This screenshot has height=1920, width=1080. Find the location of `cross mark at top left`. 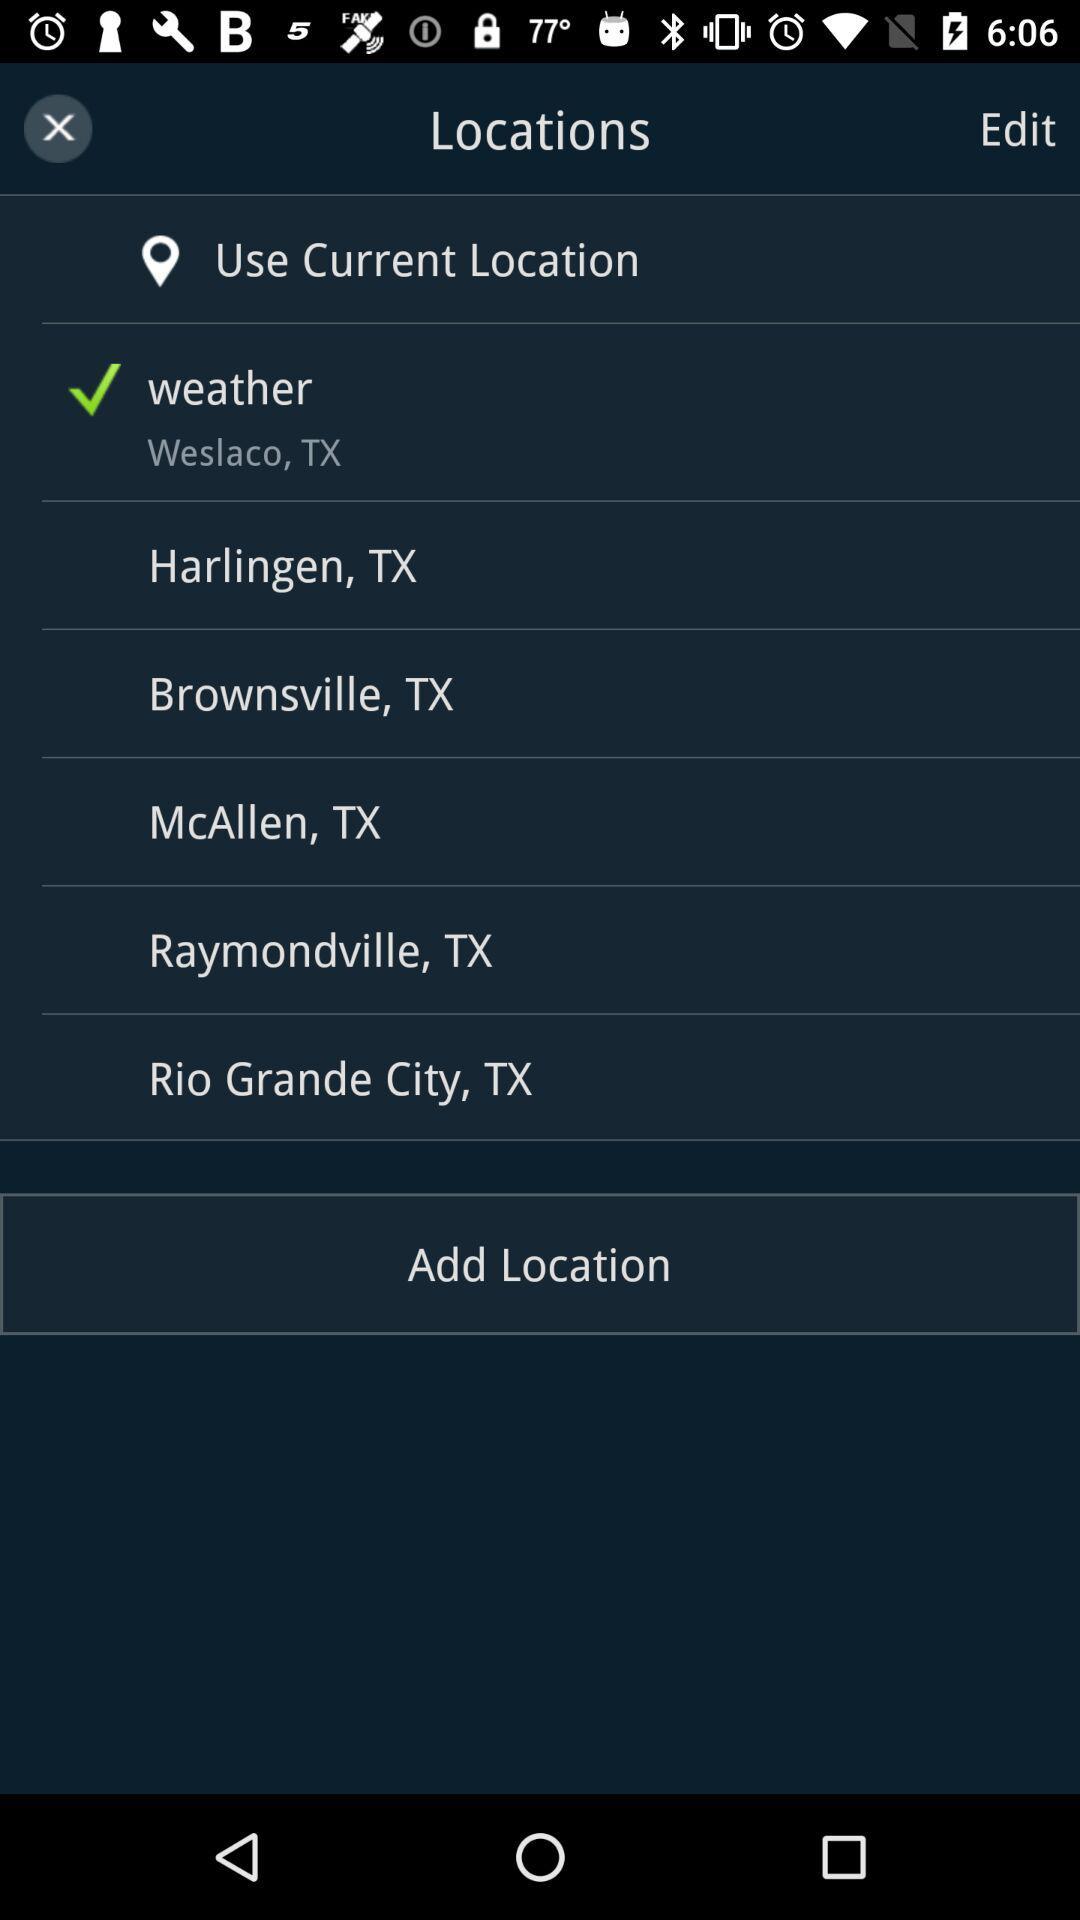

cross mark at top left is located at coordinates (56, 128).